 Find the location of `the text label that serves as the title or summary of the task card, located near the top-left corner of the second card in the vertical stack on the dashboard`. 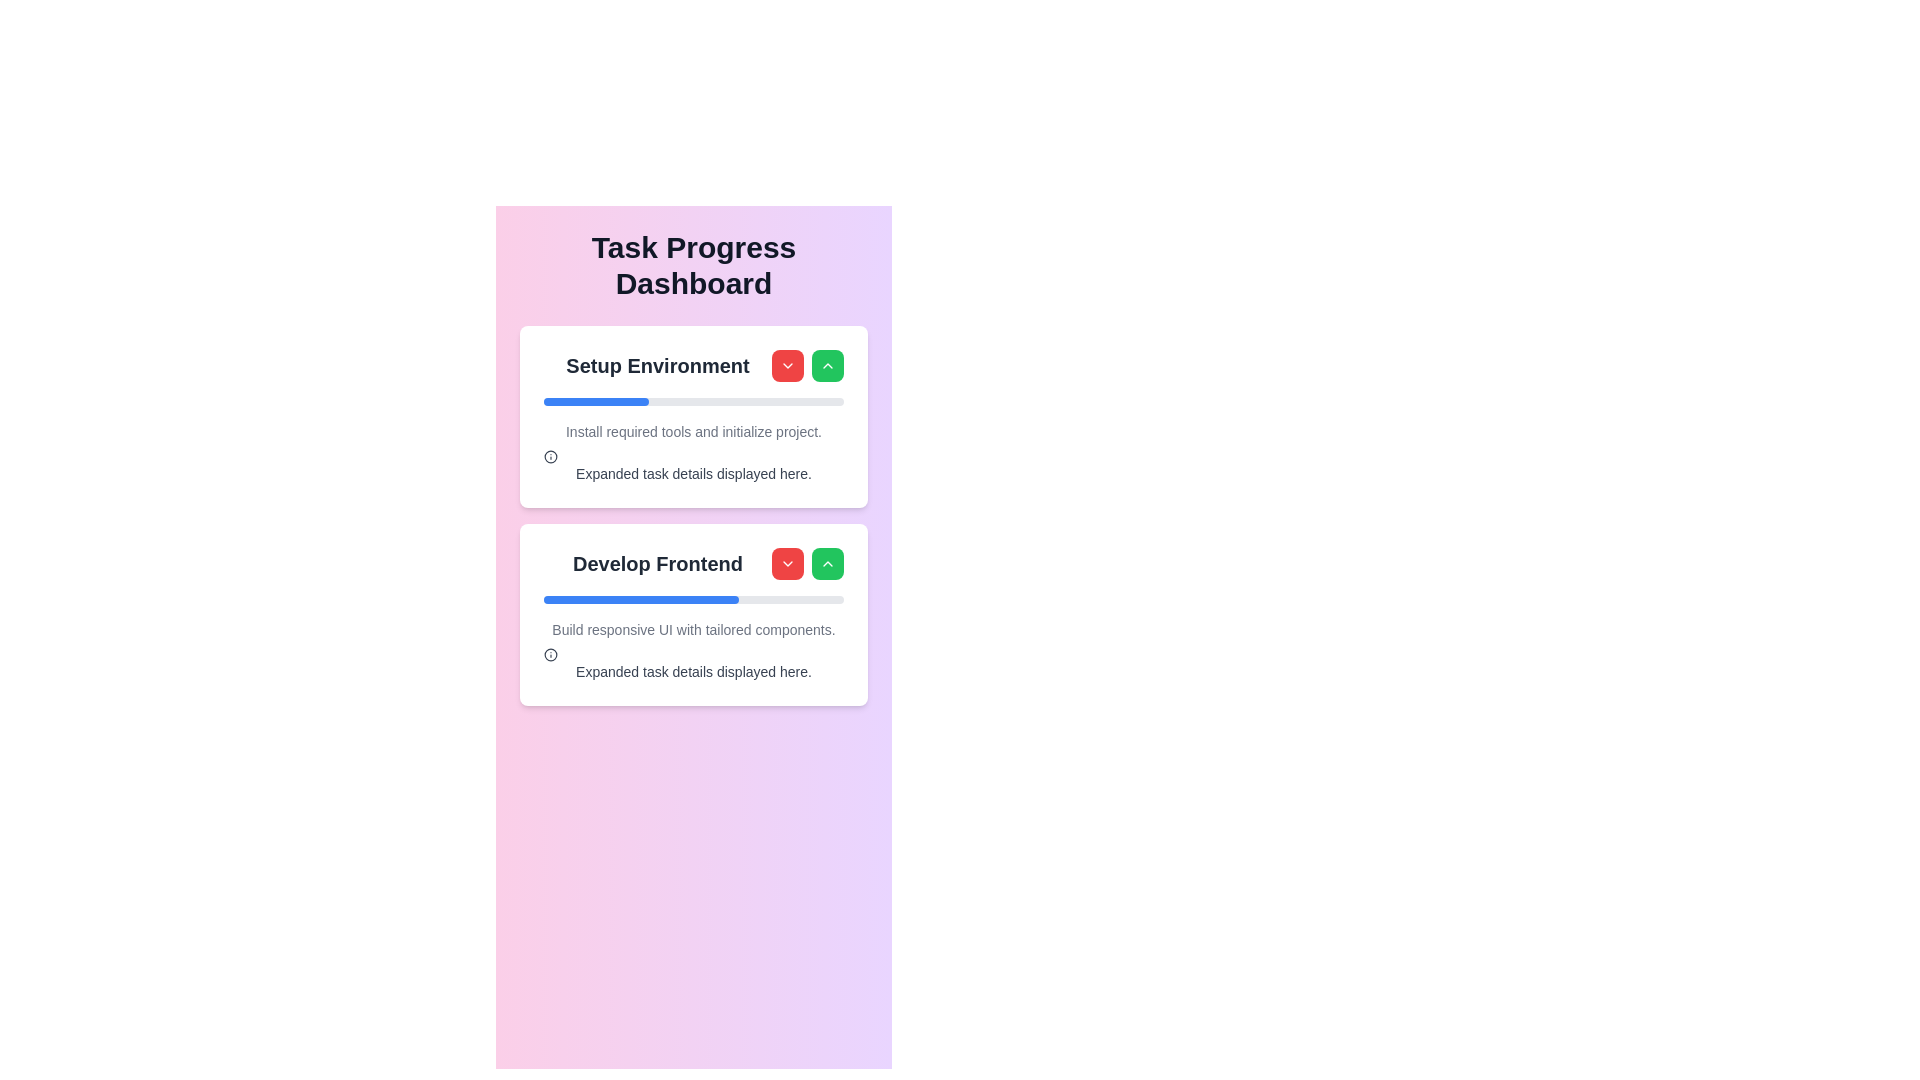

the text label that serves as the title or summary of the task card, located near the top-left corner of the second card in the vertical stack on the dashboard is located at coordinates (694, 563).